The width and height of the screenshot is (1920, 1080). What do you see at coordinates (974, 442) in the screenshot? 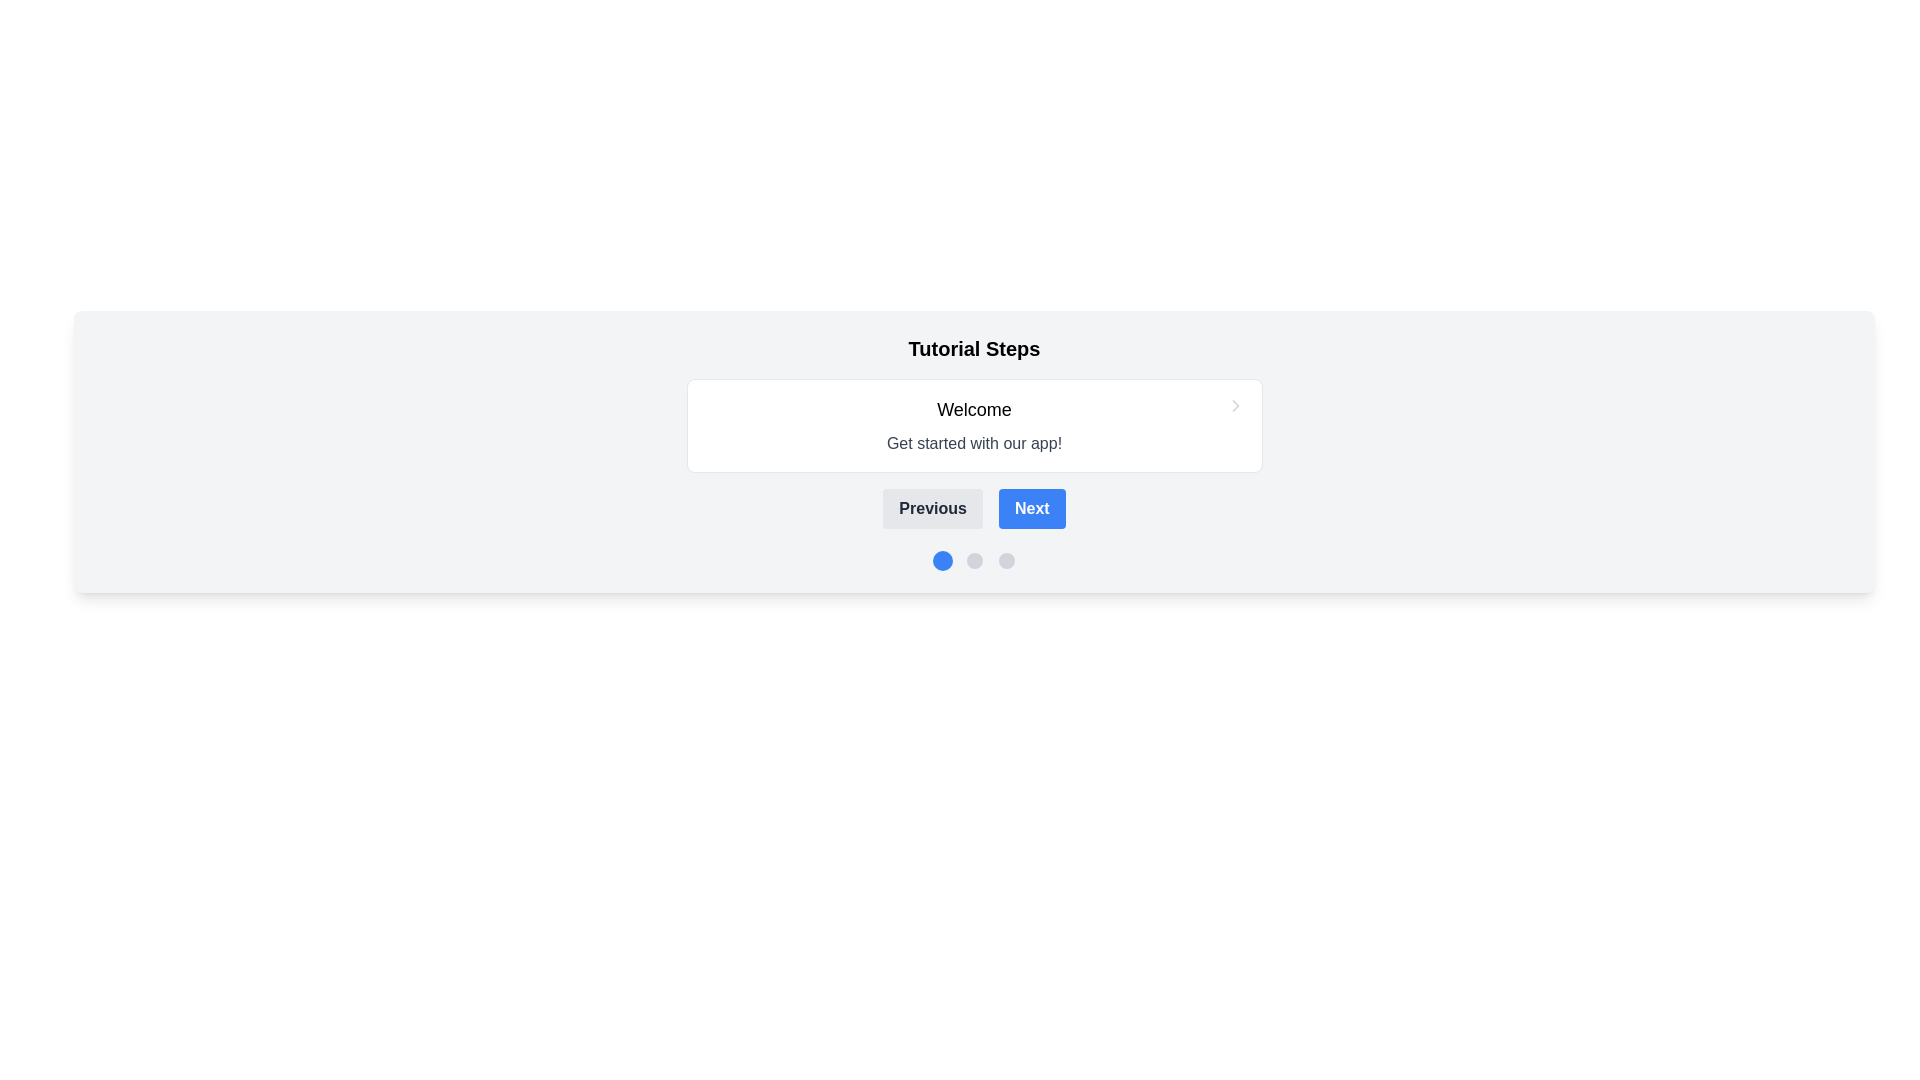
I see `static text content 'Get started with our app!' which is styled in gray and located within a white card below the 'Welcome' label` at bounding box center [974, 442].